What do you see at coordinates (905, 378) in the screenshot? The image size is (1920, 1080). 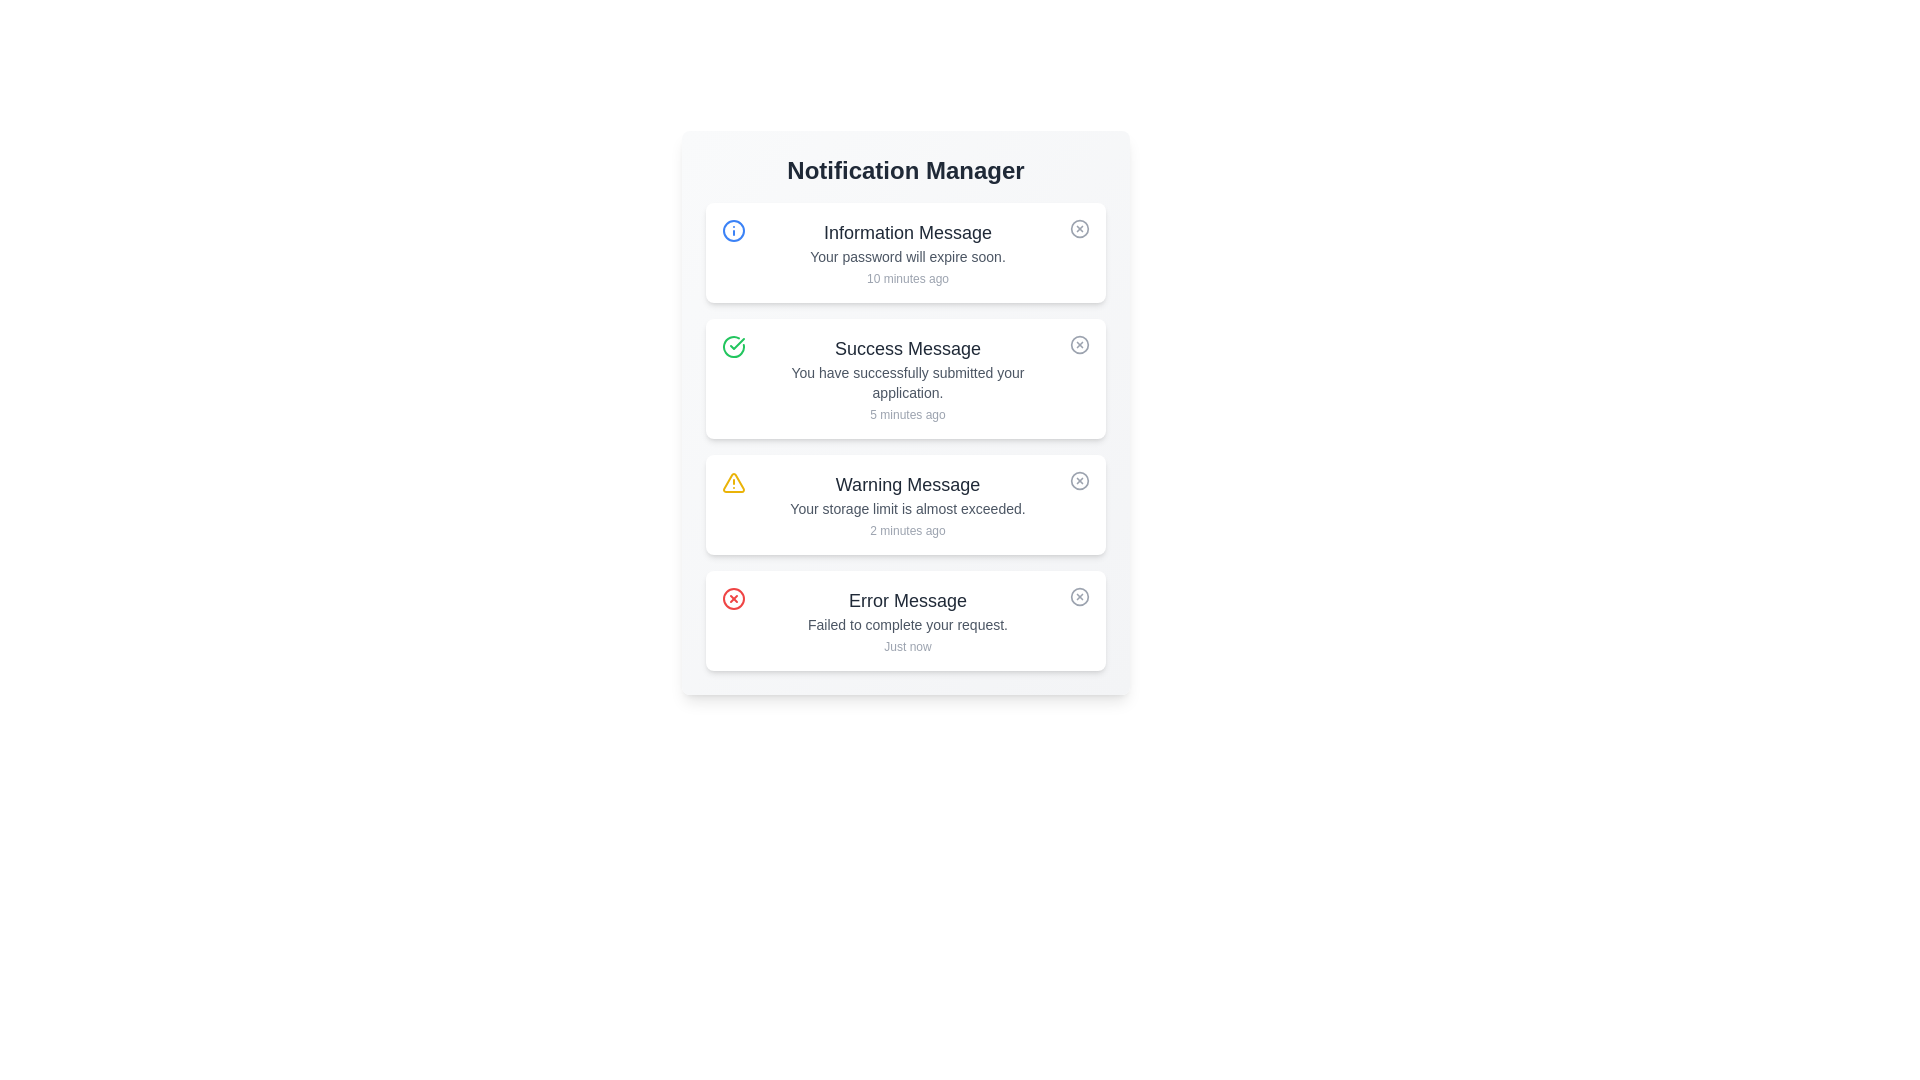 I see `the notification card that informs the user about the successful application submission, which is the second card in a vertical list of notifications` at bounding box center [905, 378].